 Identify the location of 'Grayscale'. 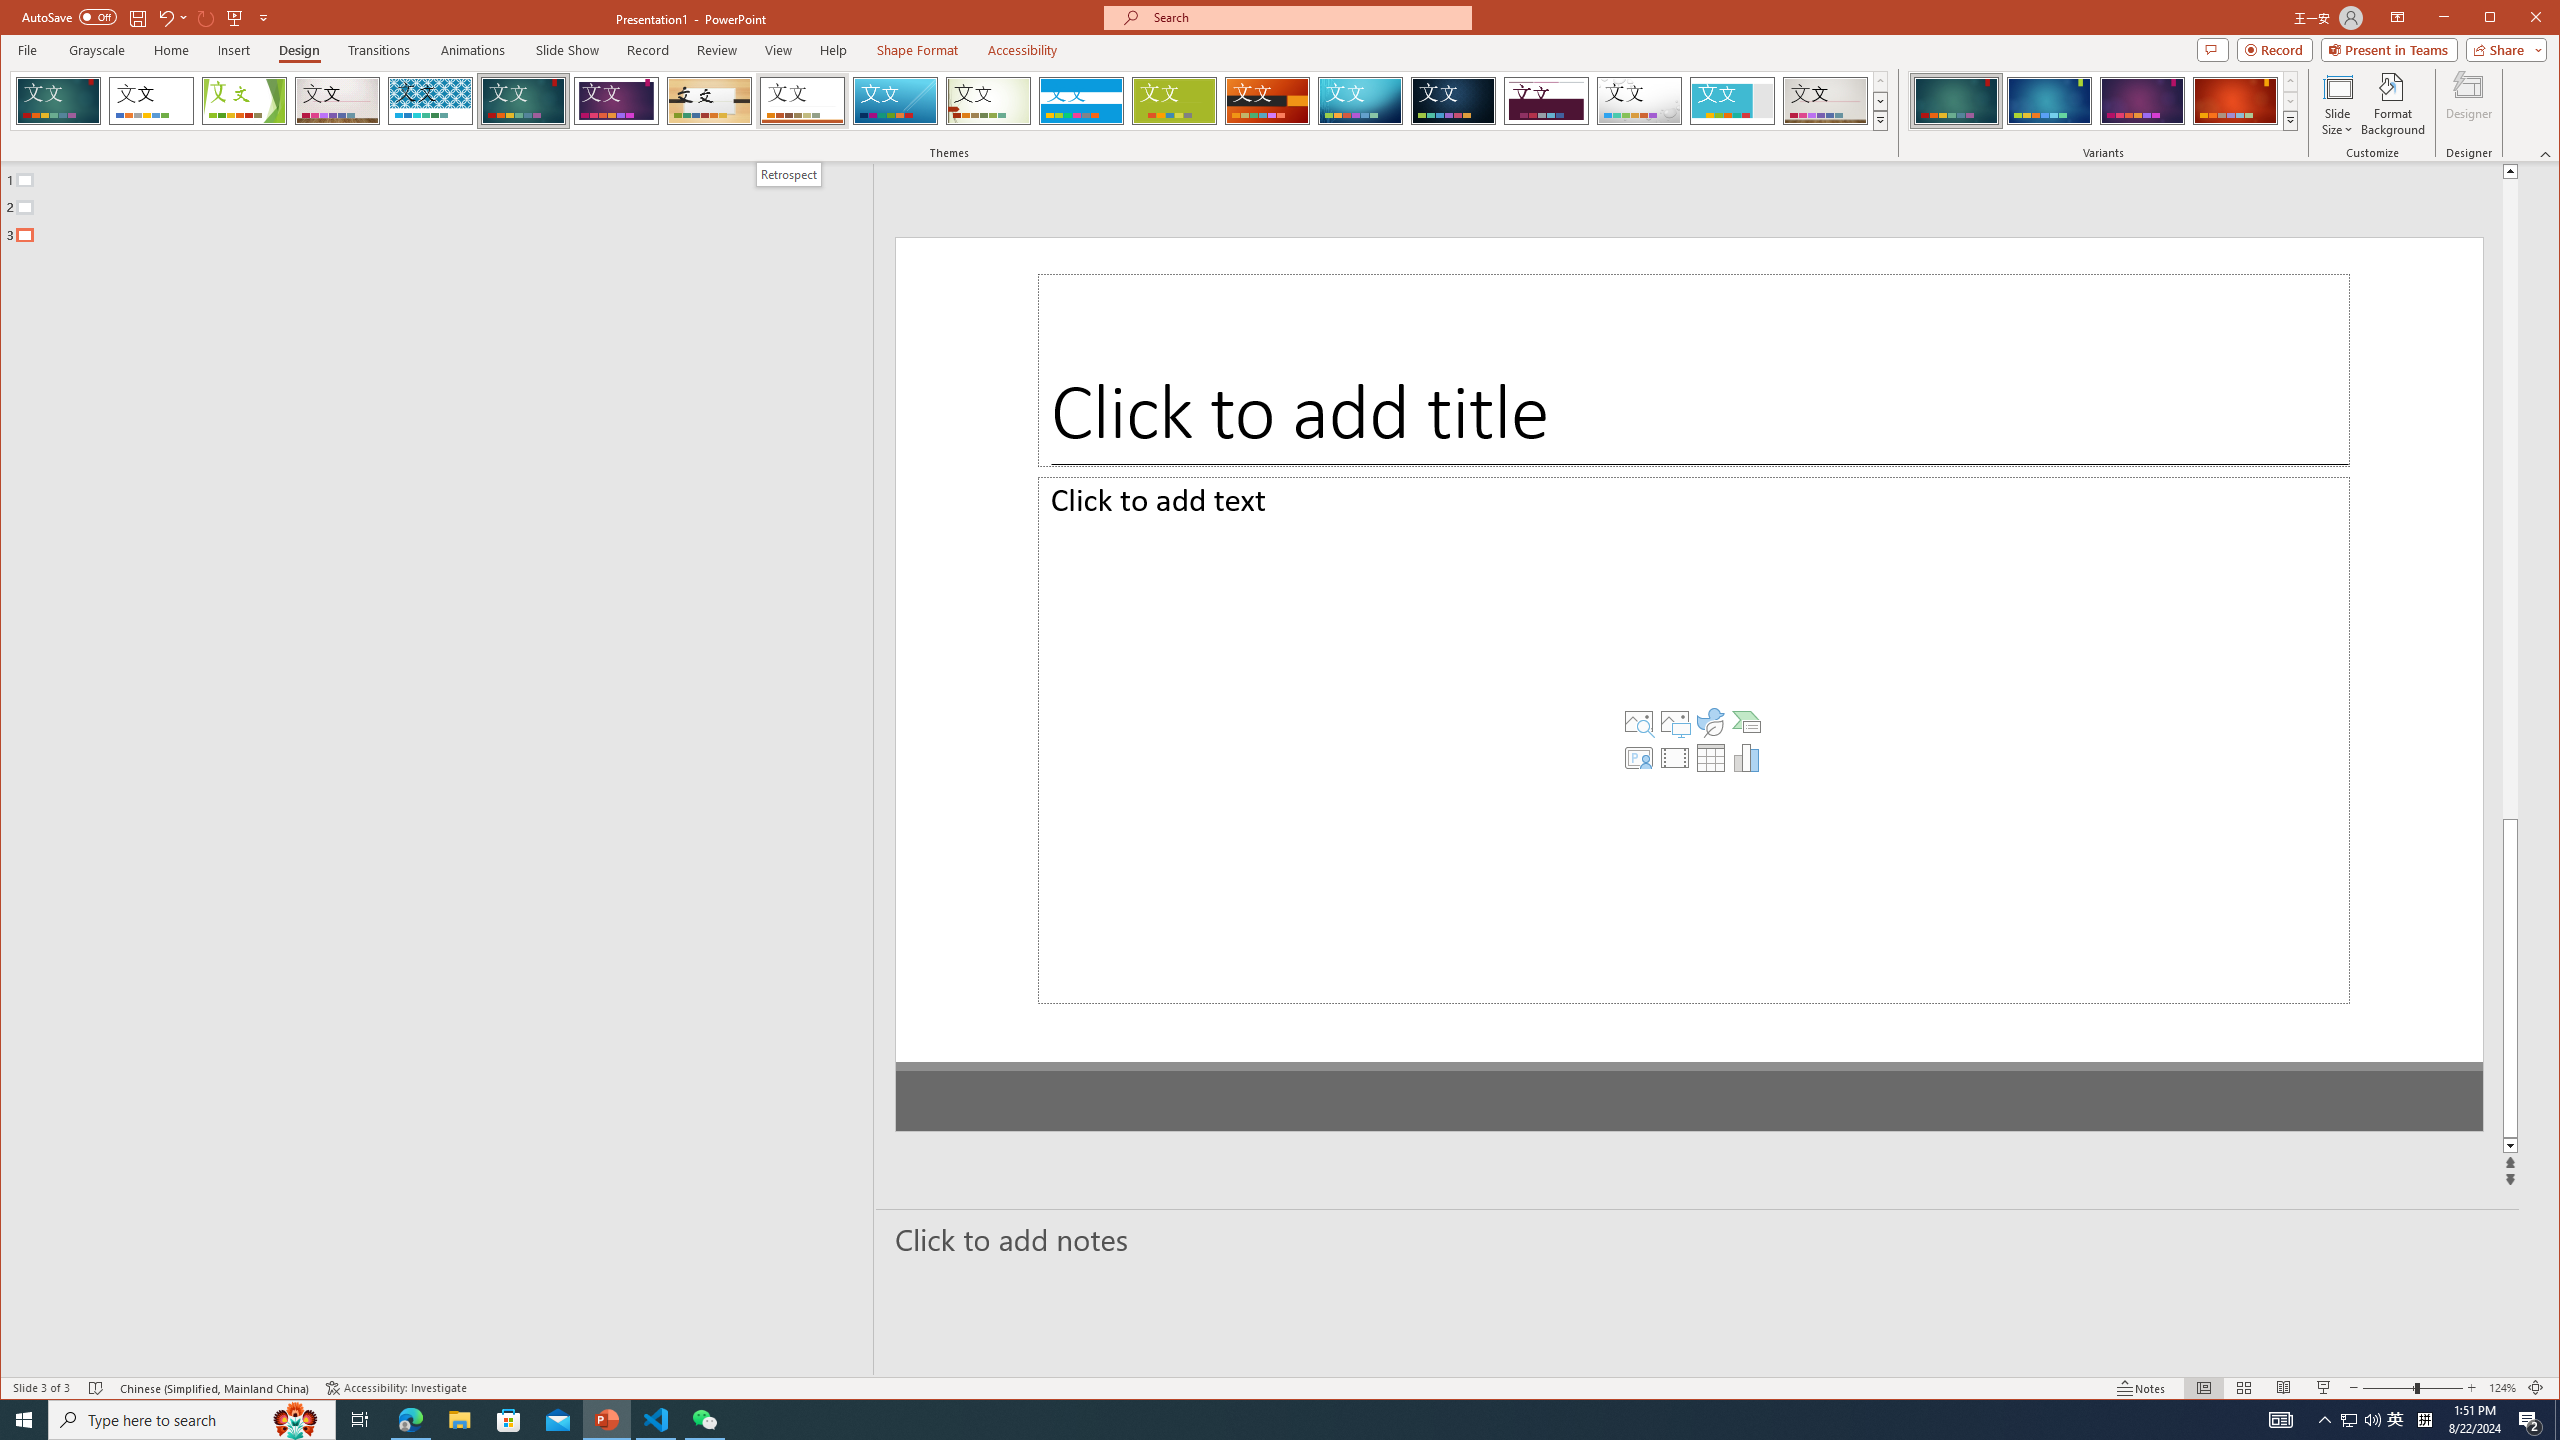
(97, 49).